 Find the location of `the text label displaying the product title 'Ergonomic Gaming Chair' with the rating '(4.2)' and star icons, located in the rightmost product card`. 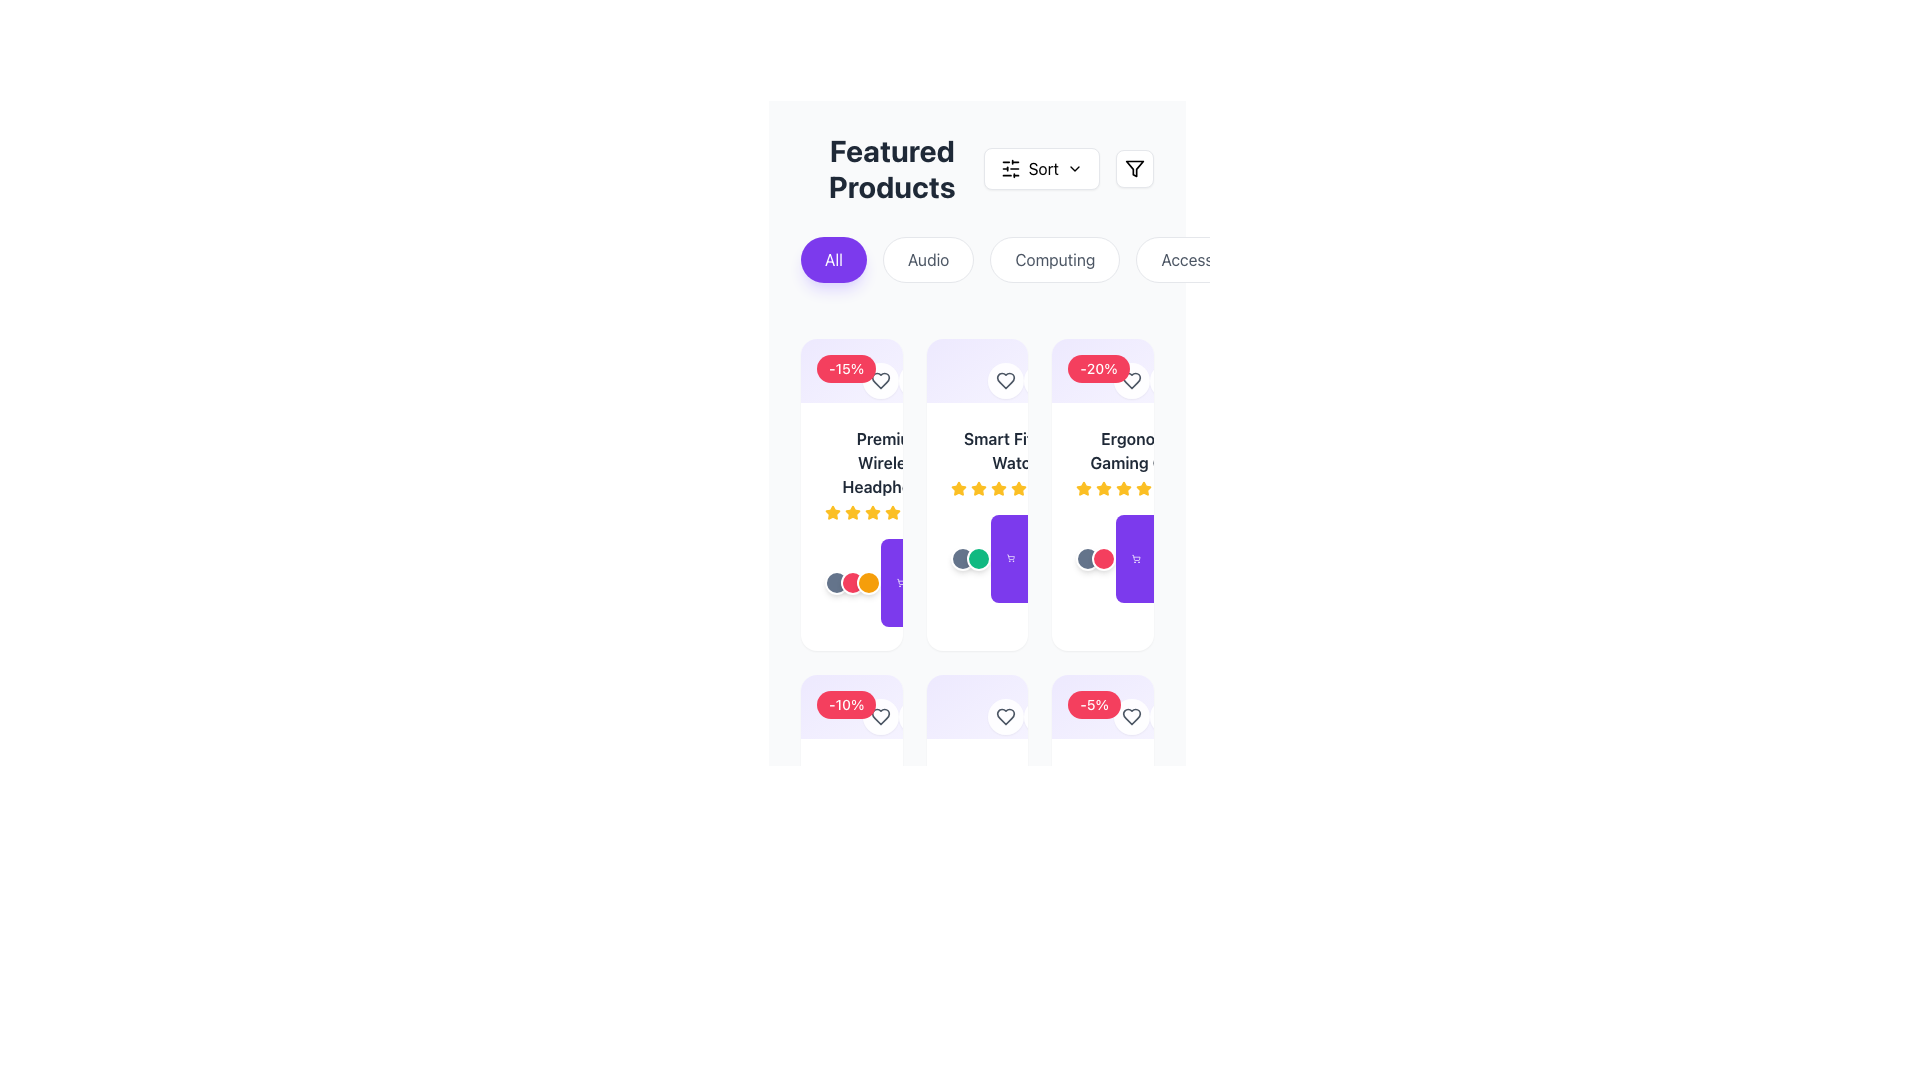

the text label displaying the product title 'Ergonomic Gaming Chair' with the rating '(4.2)' and star icons, located in the rightmost product card is located at coordinates (1141, 462).